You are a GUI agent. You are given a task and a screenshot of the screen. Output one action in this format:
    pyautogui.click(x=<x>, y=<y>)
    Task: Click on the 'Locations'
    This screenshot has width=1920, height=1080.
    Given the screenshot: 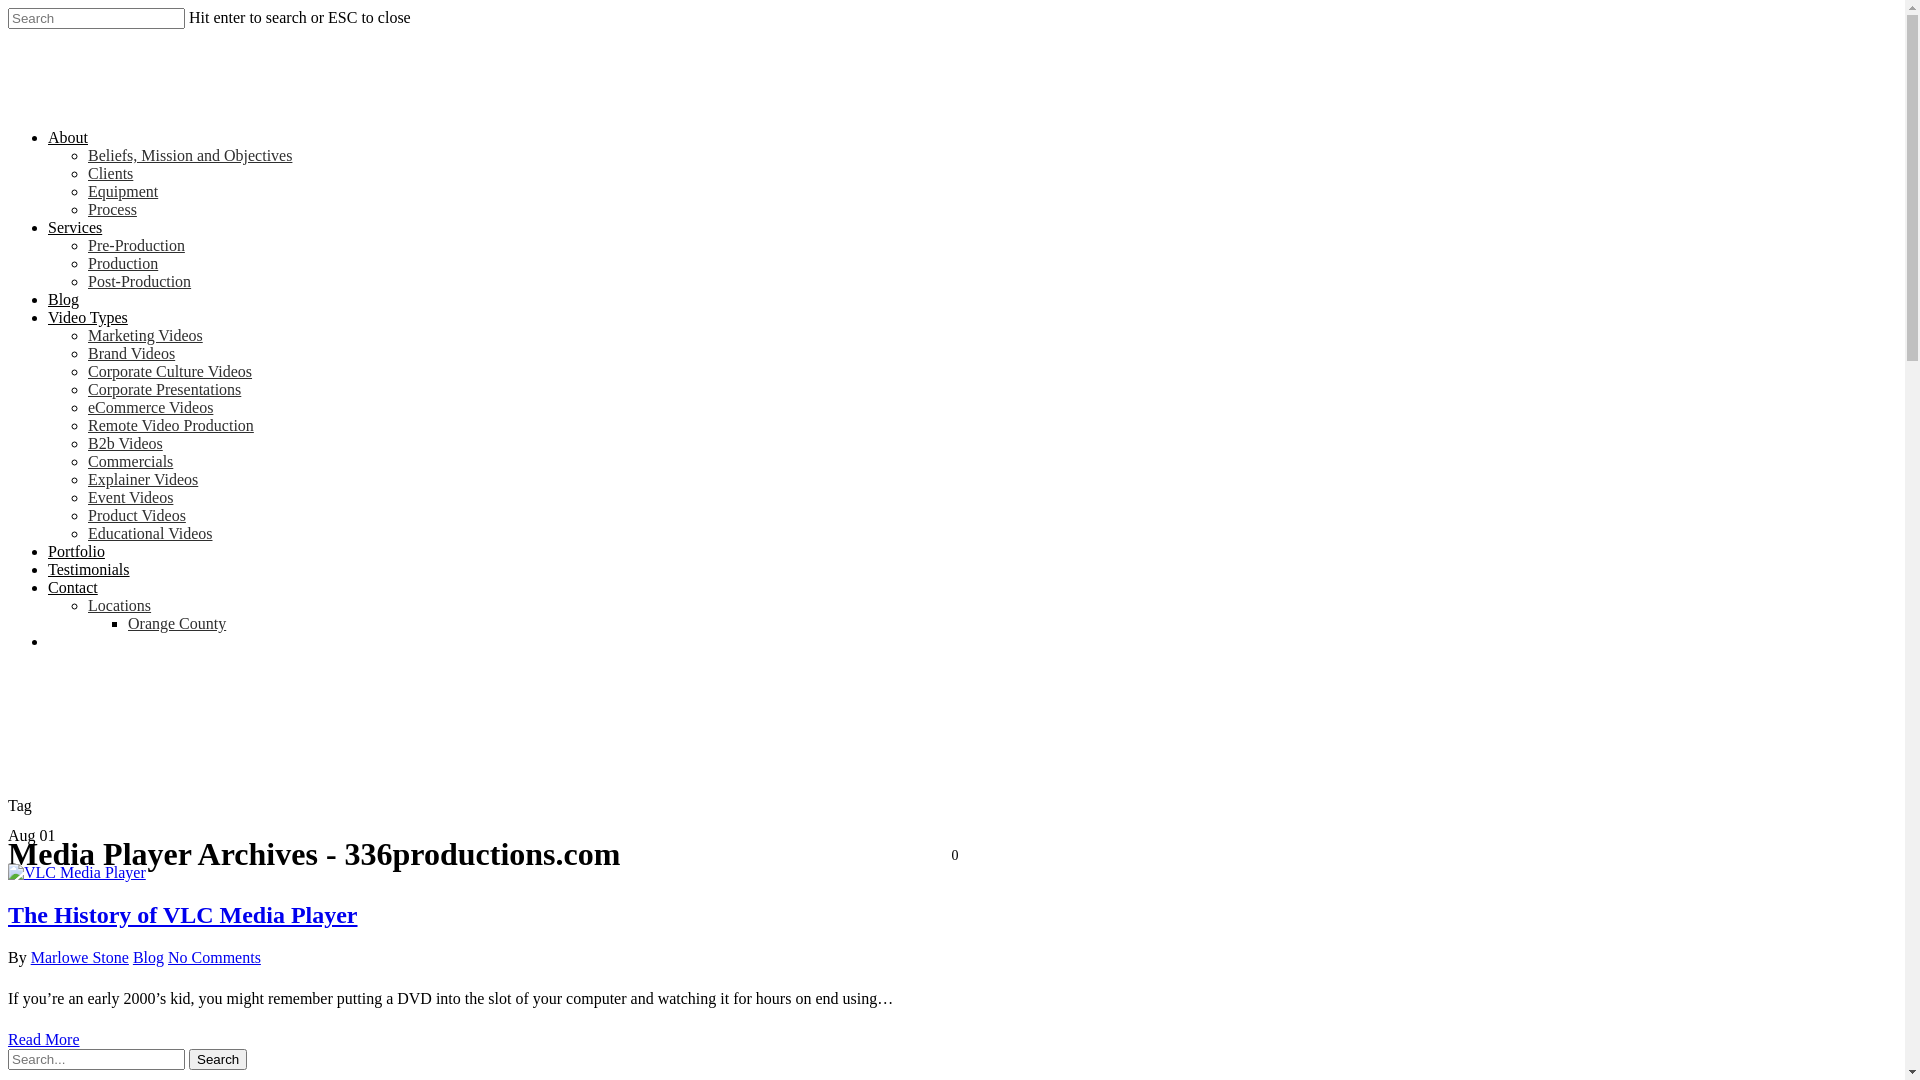 What is the action you would take?
    pyautogui.click(x=86, y=604)
    